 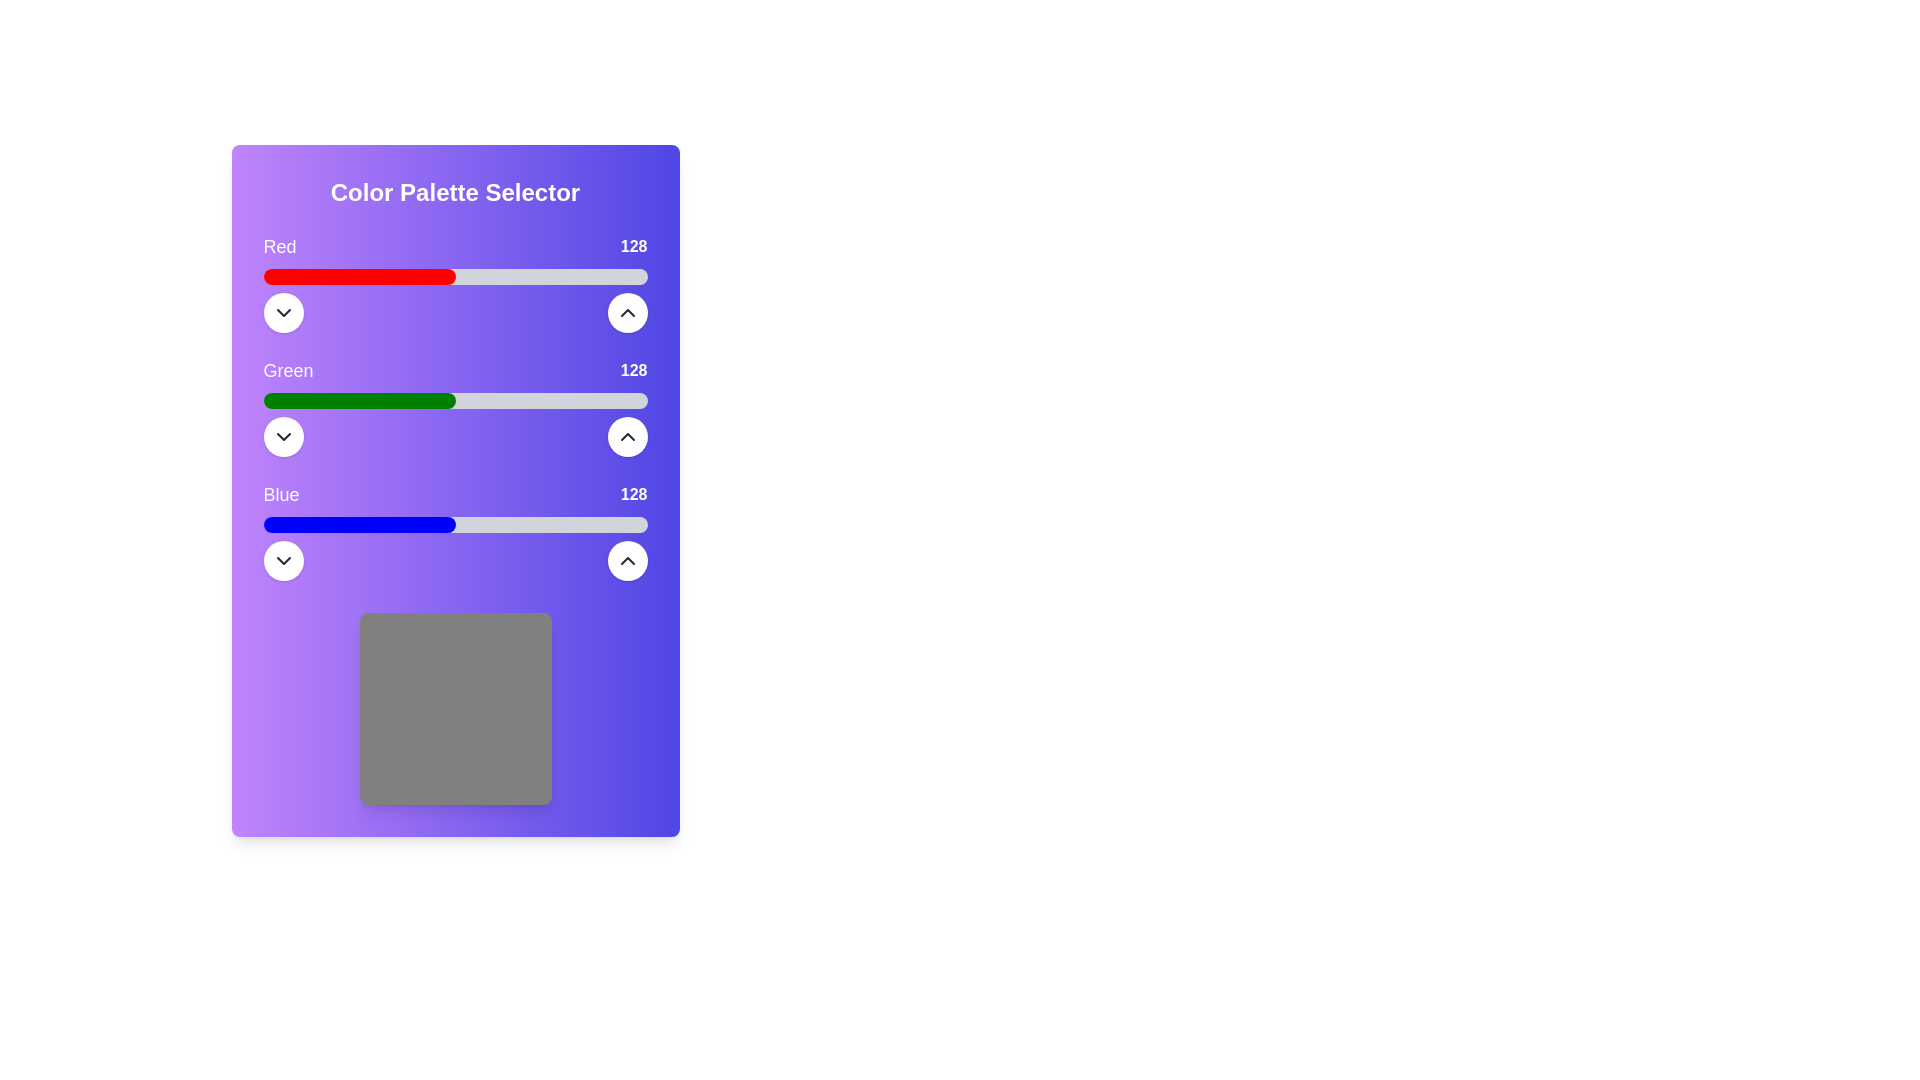 What do you see at coordinates (408, 401) in the screenshot?
I see `the green component of the color` at bounding box center [408, 401].